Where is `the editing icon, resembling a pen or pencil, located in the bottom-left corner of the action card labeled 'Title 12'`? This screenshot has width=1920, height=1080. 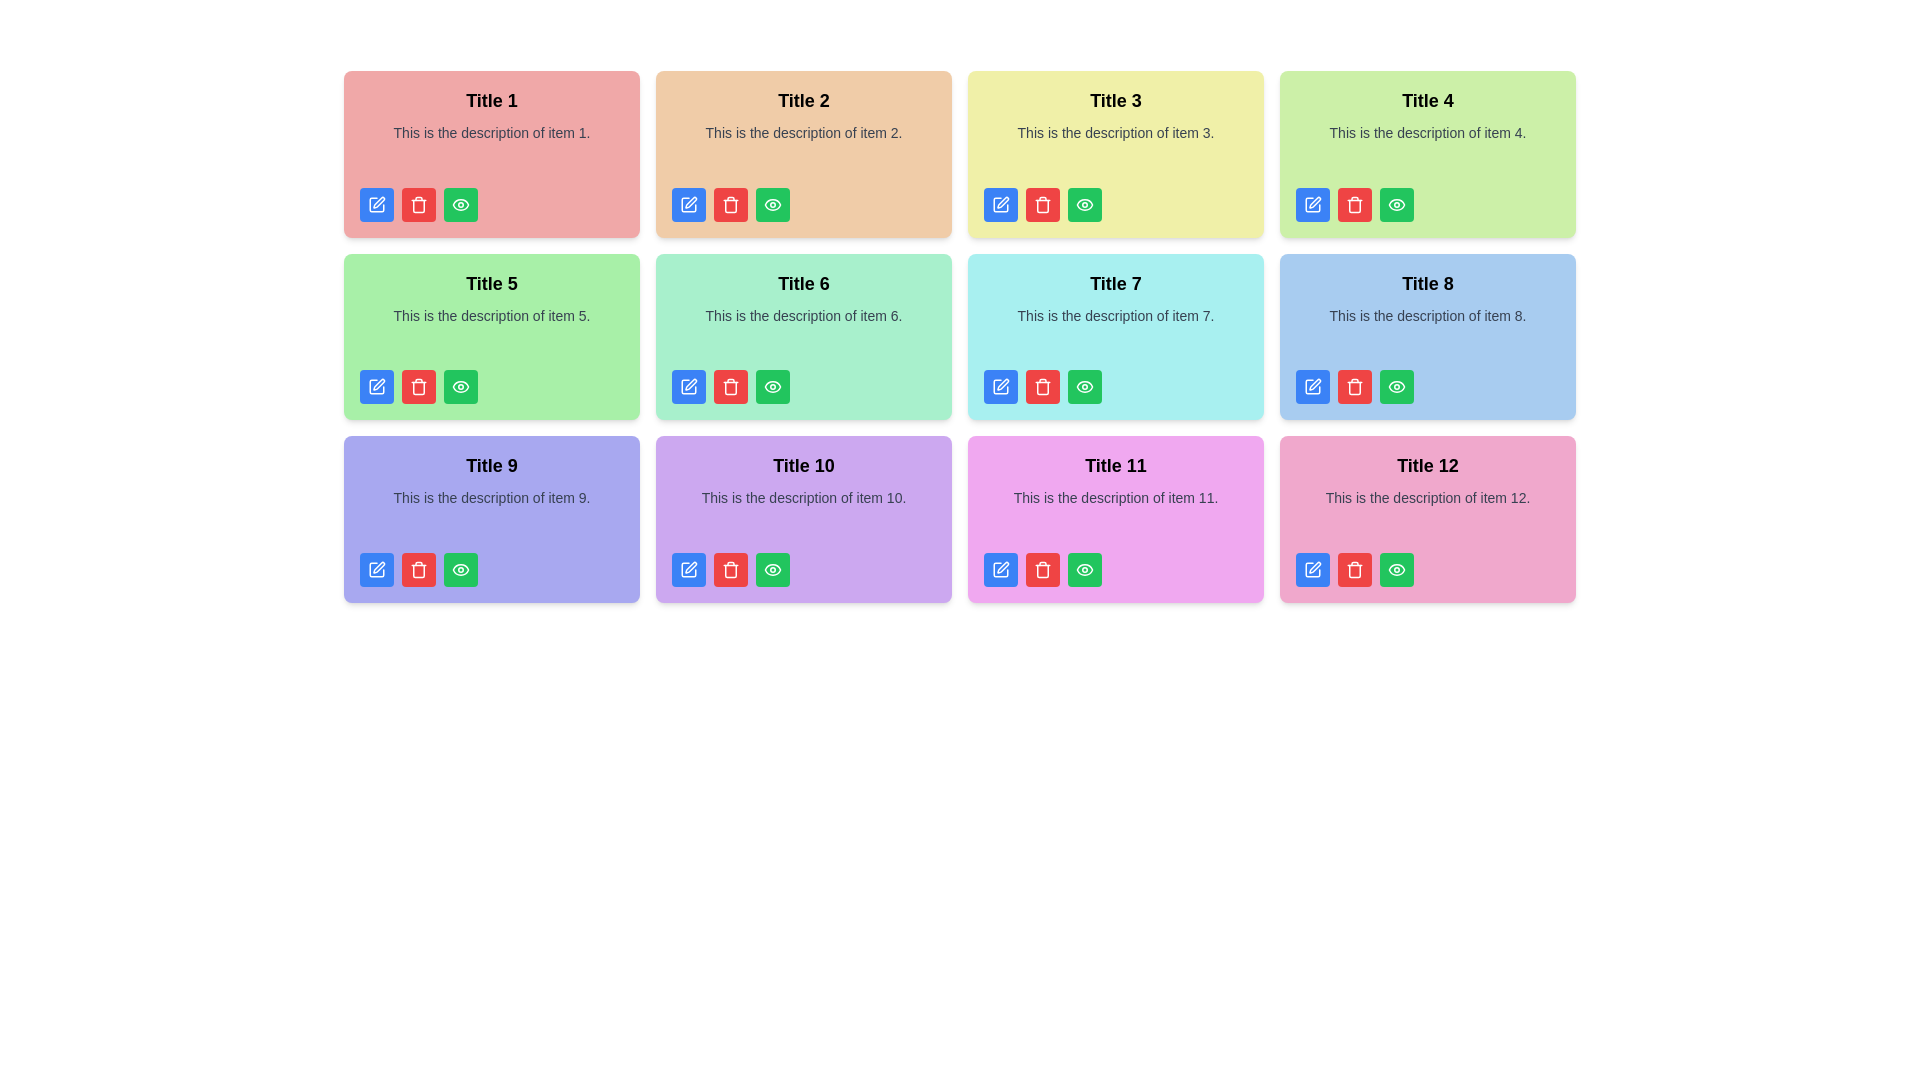 the editing icon, resembling a pen or pencil, located in the bottom-left corner of the action card labeled 'Title 12' is located at coordinates (1313, 569).